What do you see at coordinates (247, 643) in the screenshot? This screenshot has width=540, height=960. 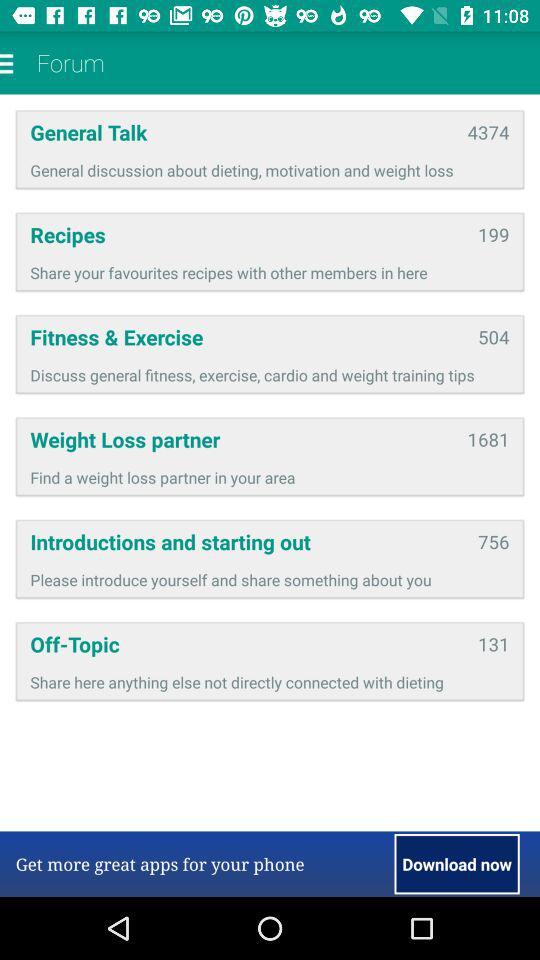 I see `the item next to the 131 app` at bounding box center [247, 643].